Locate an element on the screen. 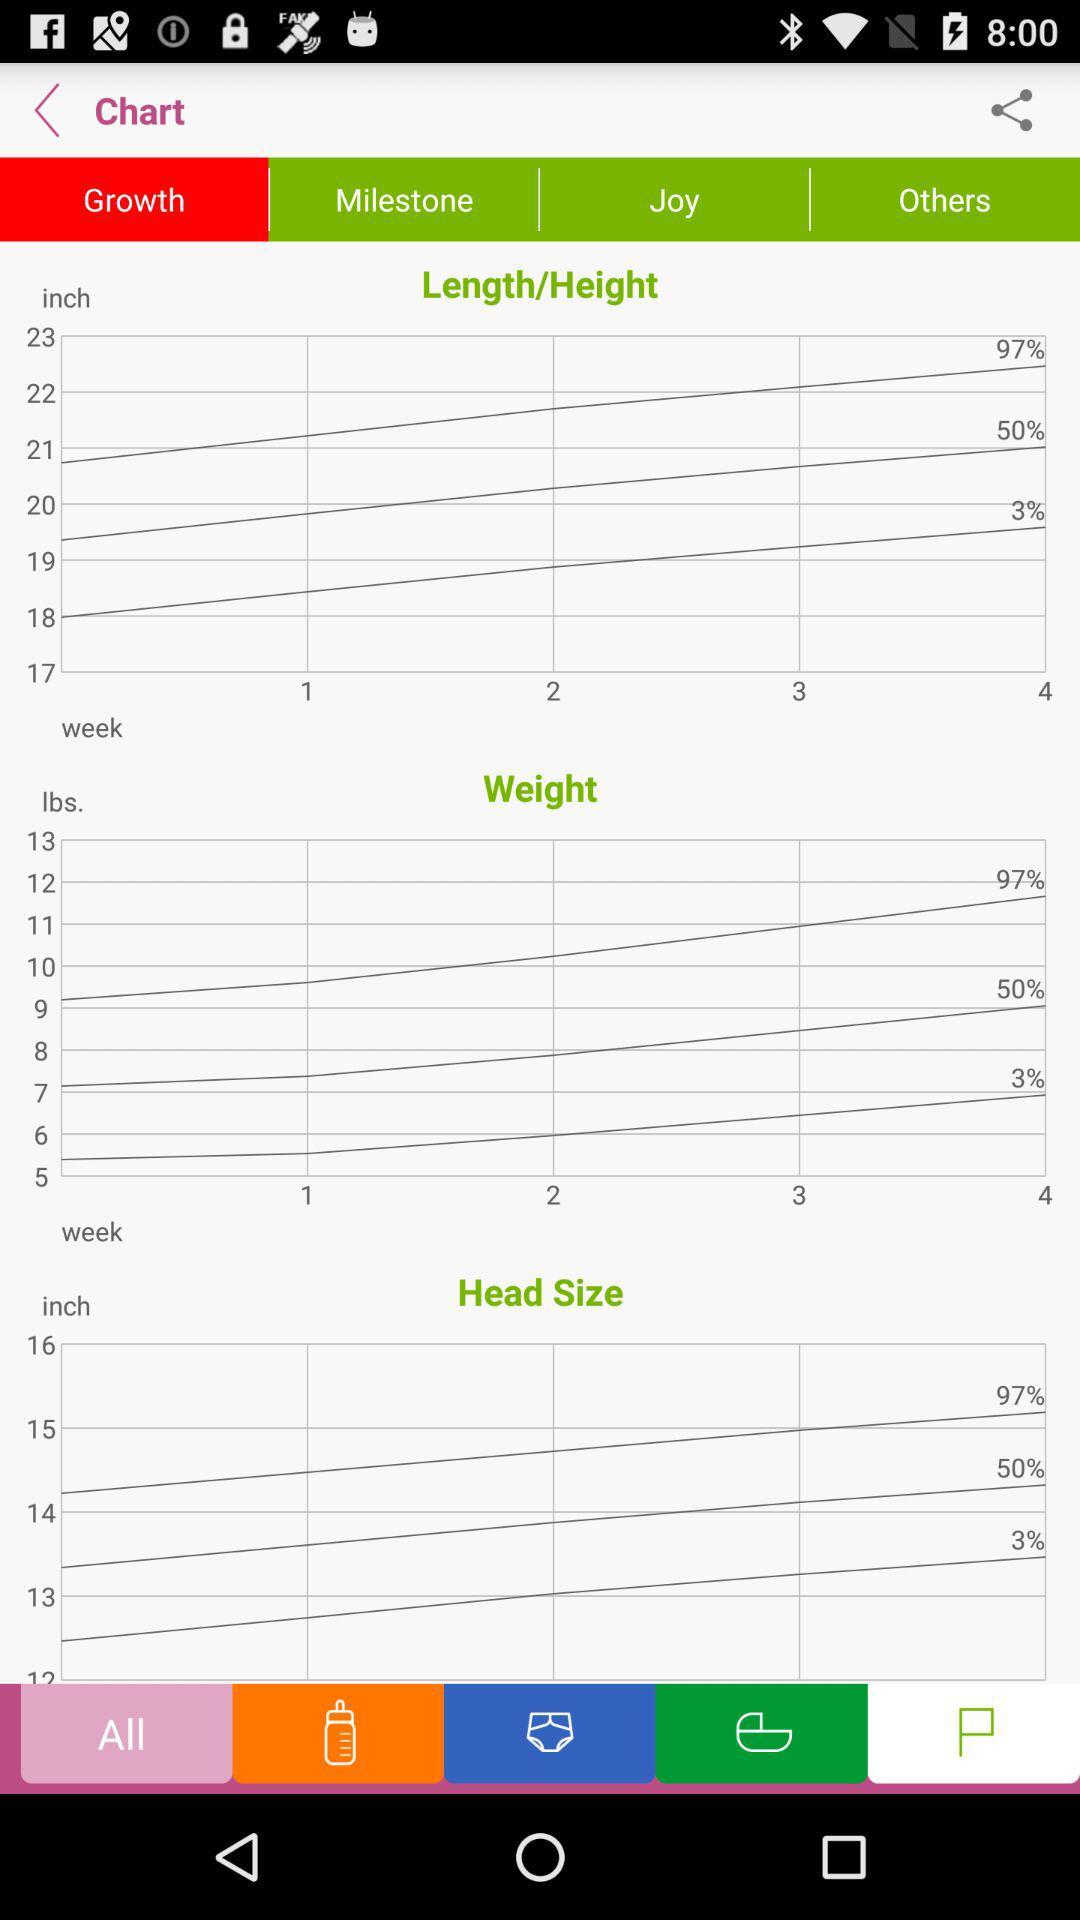  icon above the length/height icon is located at coordinates (404, 199).